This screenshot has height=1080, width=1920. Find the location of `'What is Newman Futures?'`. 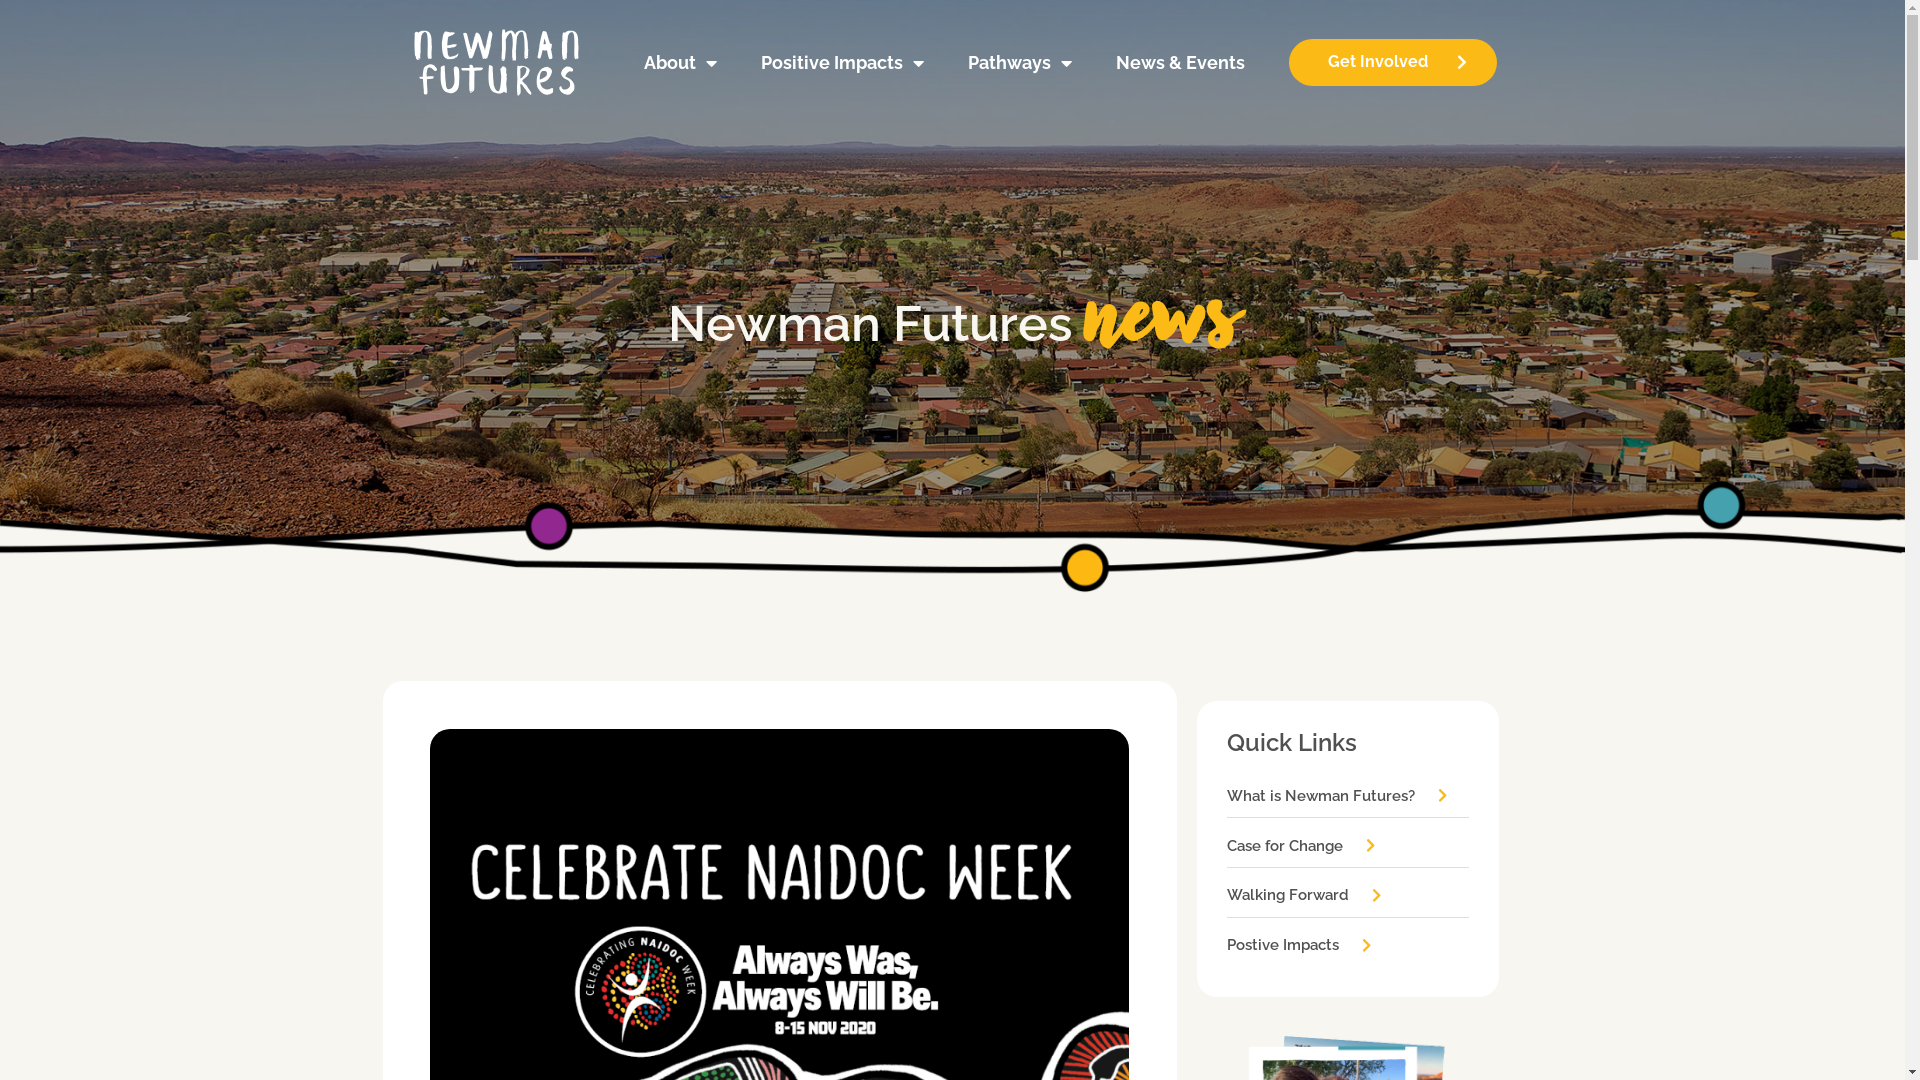

'What is Newman Futures?' is located at coordinates (1338, 795).